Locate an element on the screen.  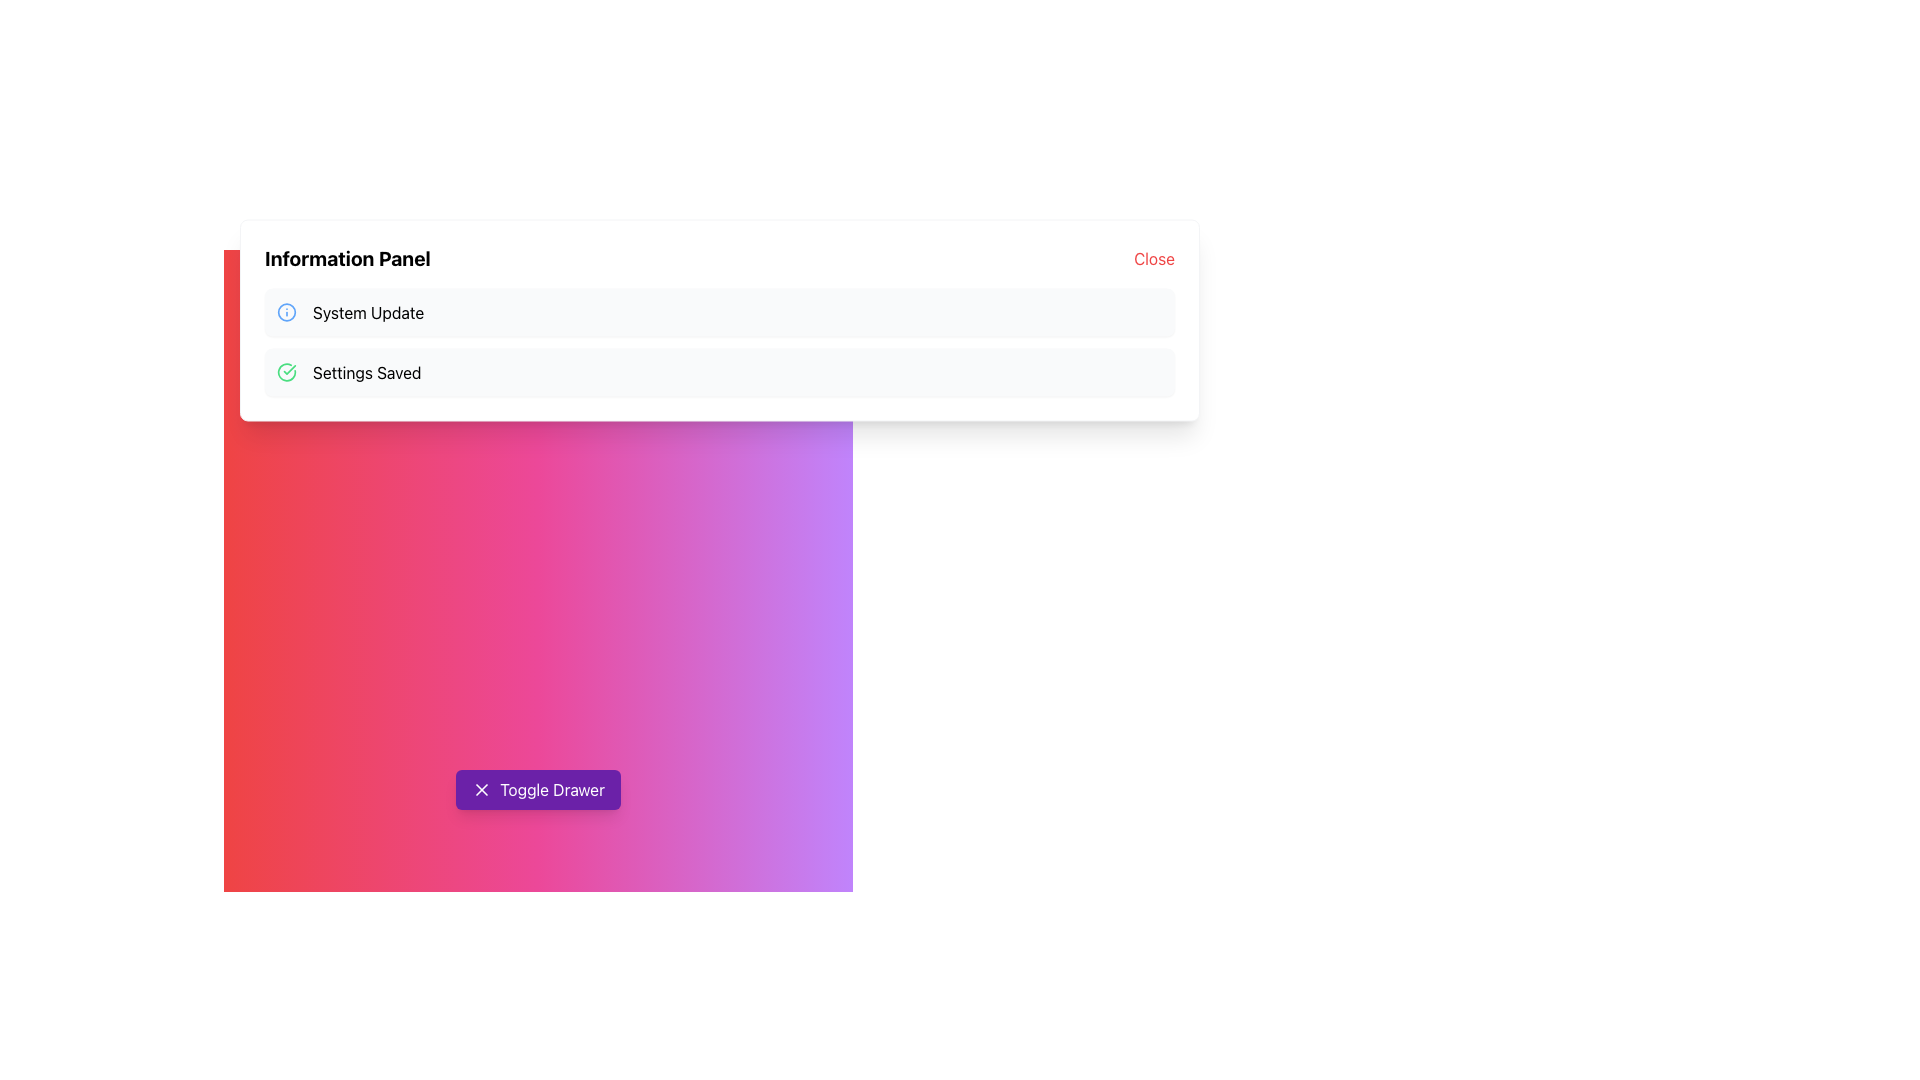
the toggle button for the drawer component located near the bottom center of the interface is located at coordinates (538, 789).